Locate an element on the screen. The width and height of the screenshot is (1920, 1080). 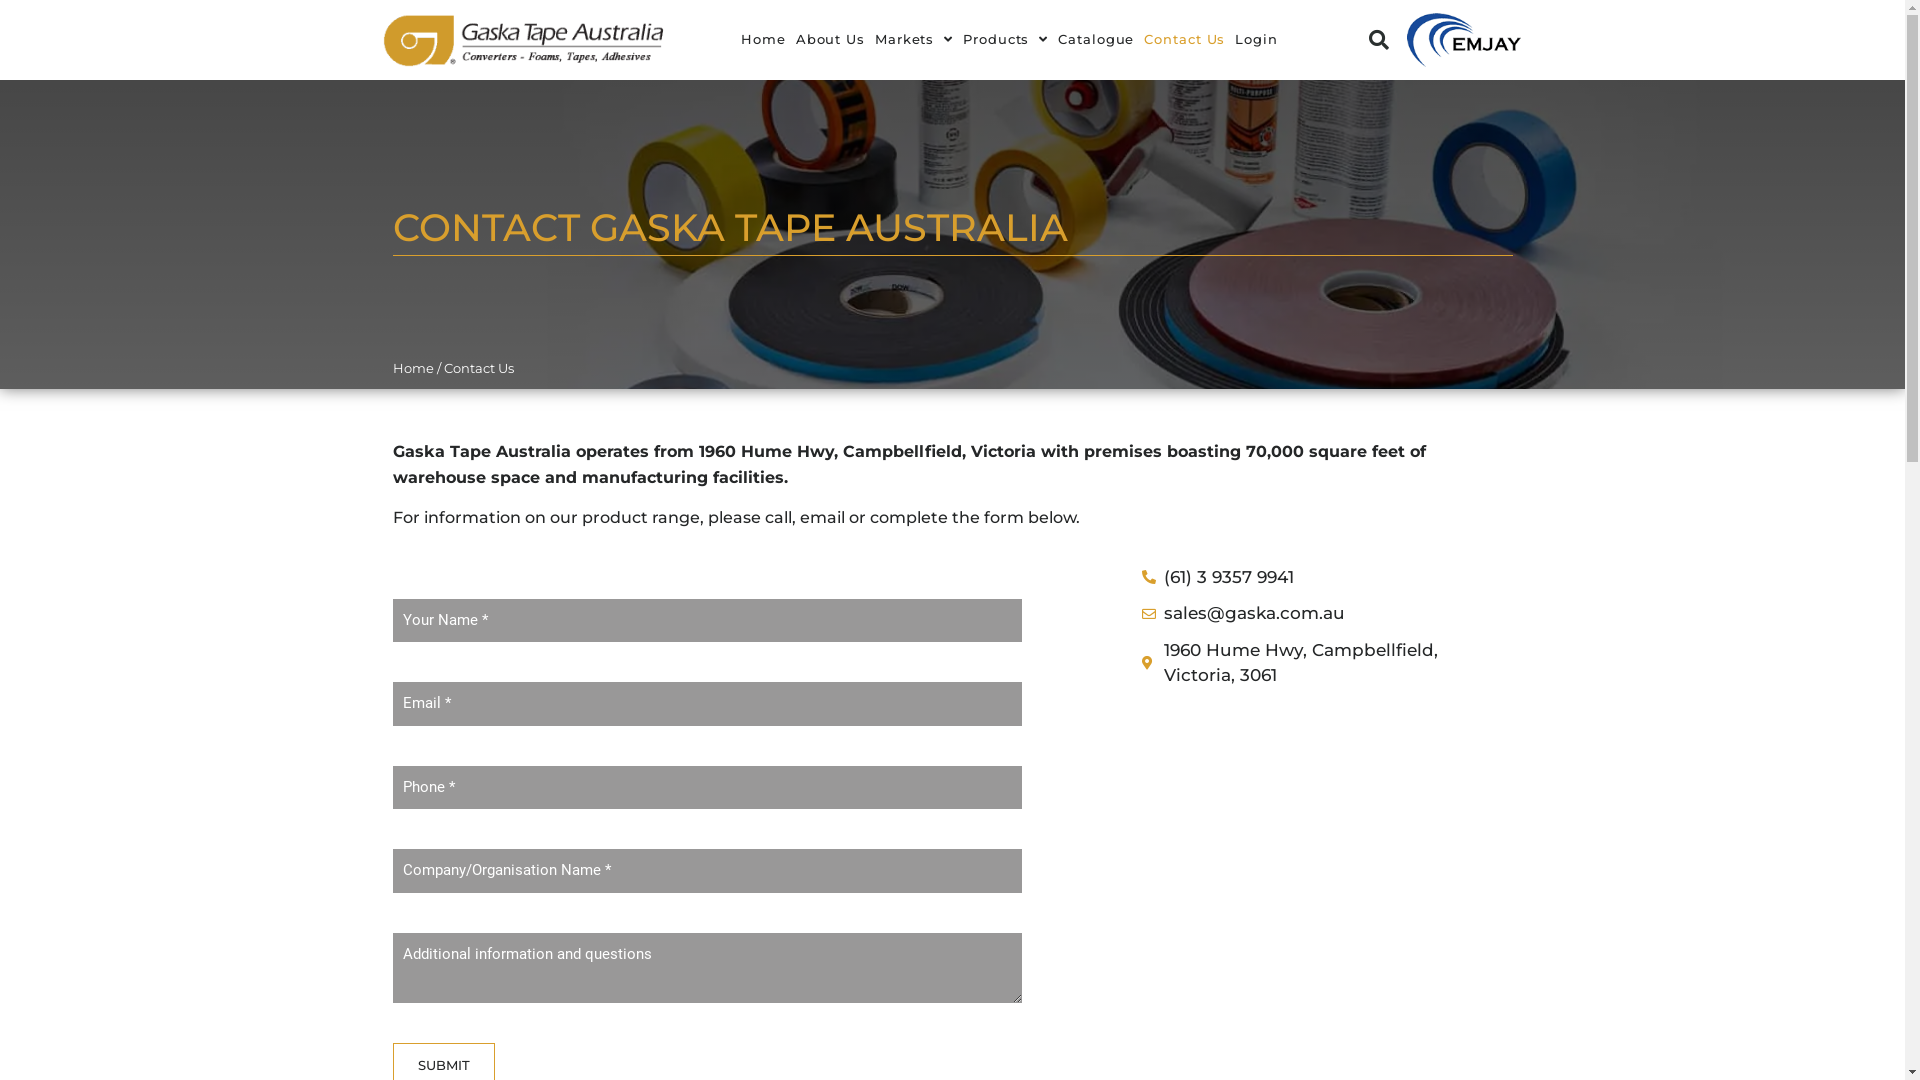
'Home' is located at coordinates (392, 367).